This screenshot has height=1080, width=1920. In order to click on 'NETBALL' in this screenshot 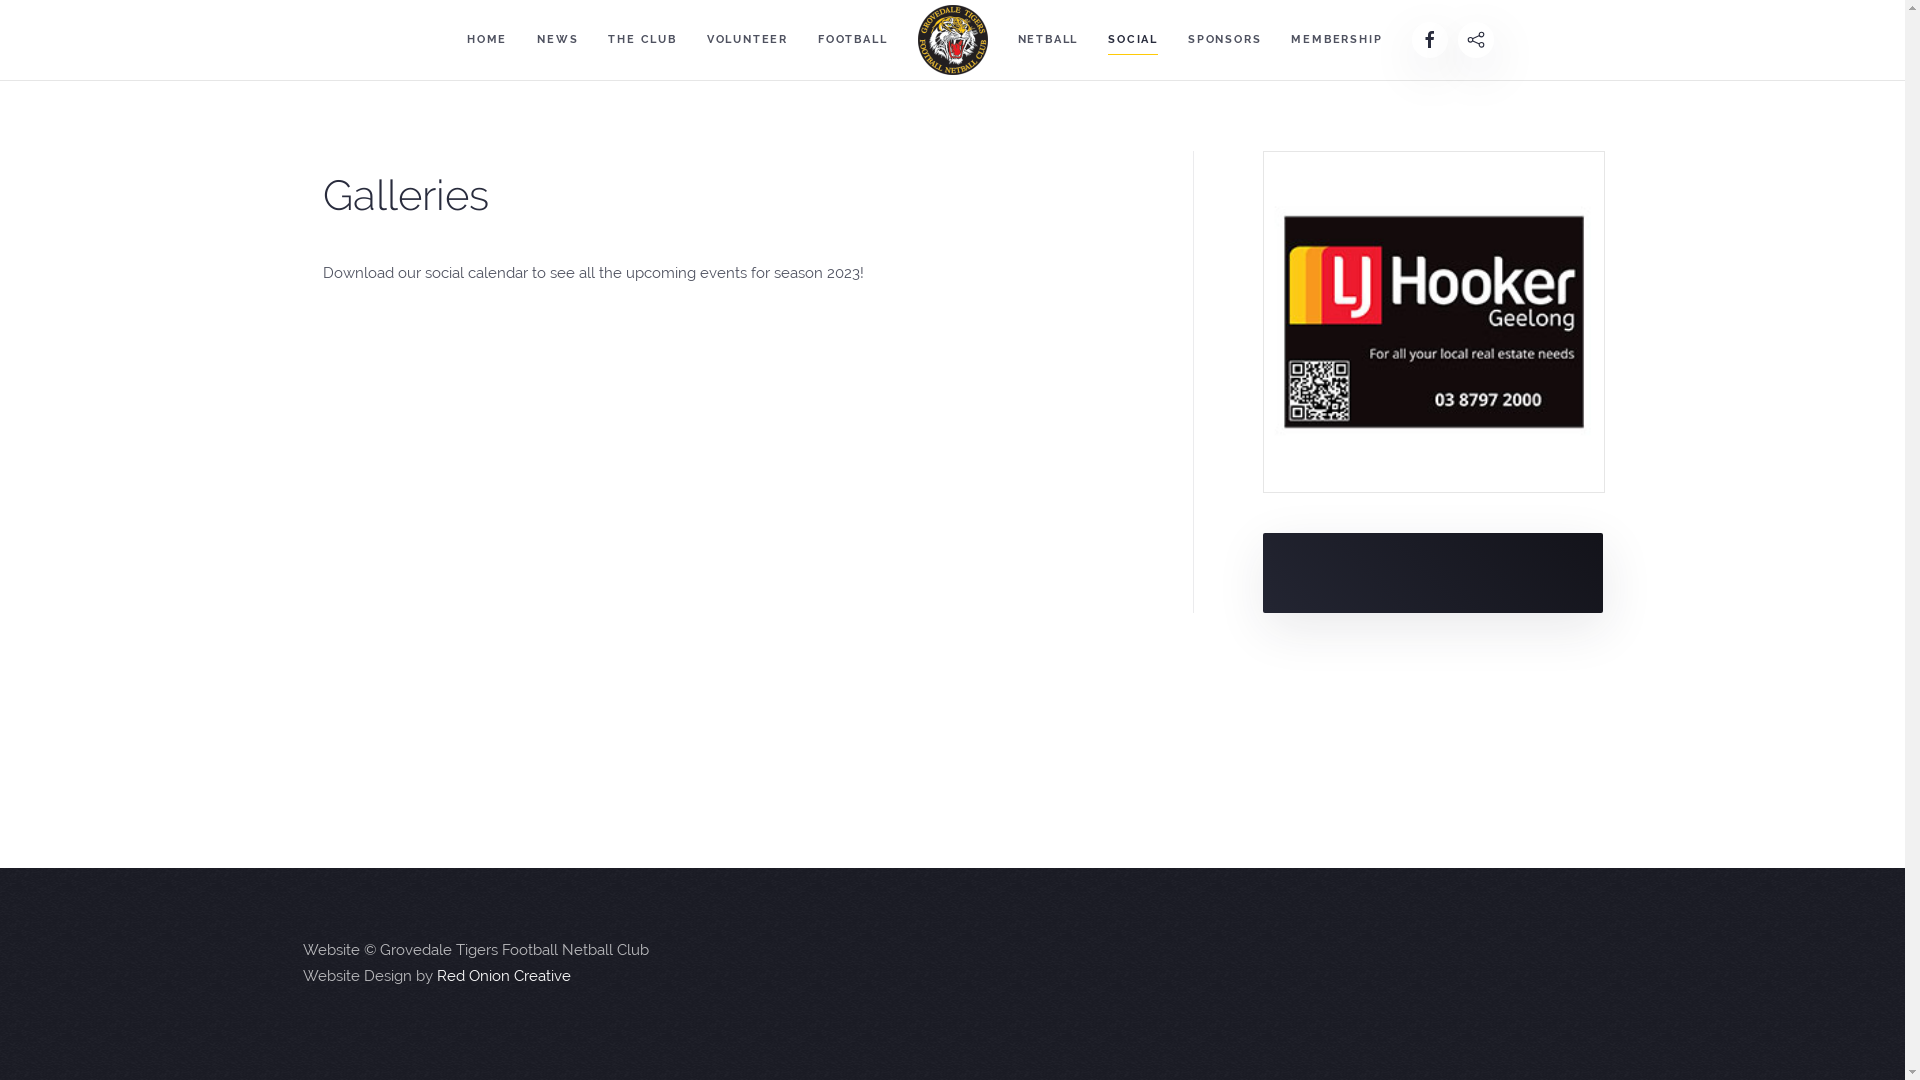, I will do `click(1046, 39)`.